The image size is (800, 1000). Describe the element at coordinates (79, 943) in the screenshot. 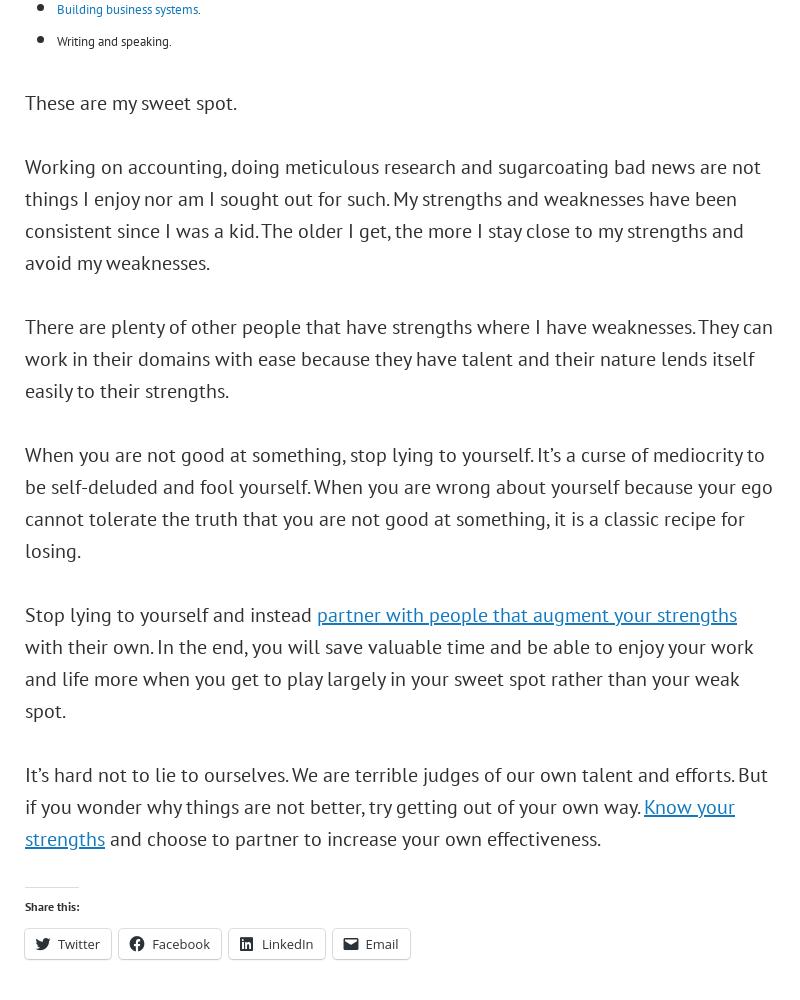

I see `'Twitter'` at that location.